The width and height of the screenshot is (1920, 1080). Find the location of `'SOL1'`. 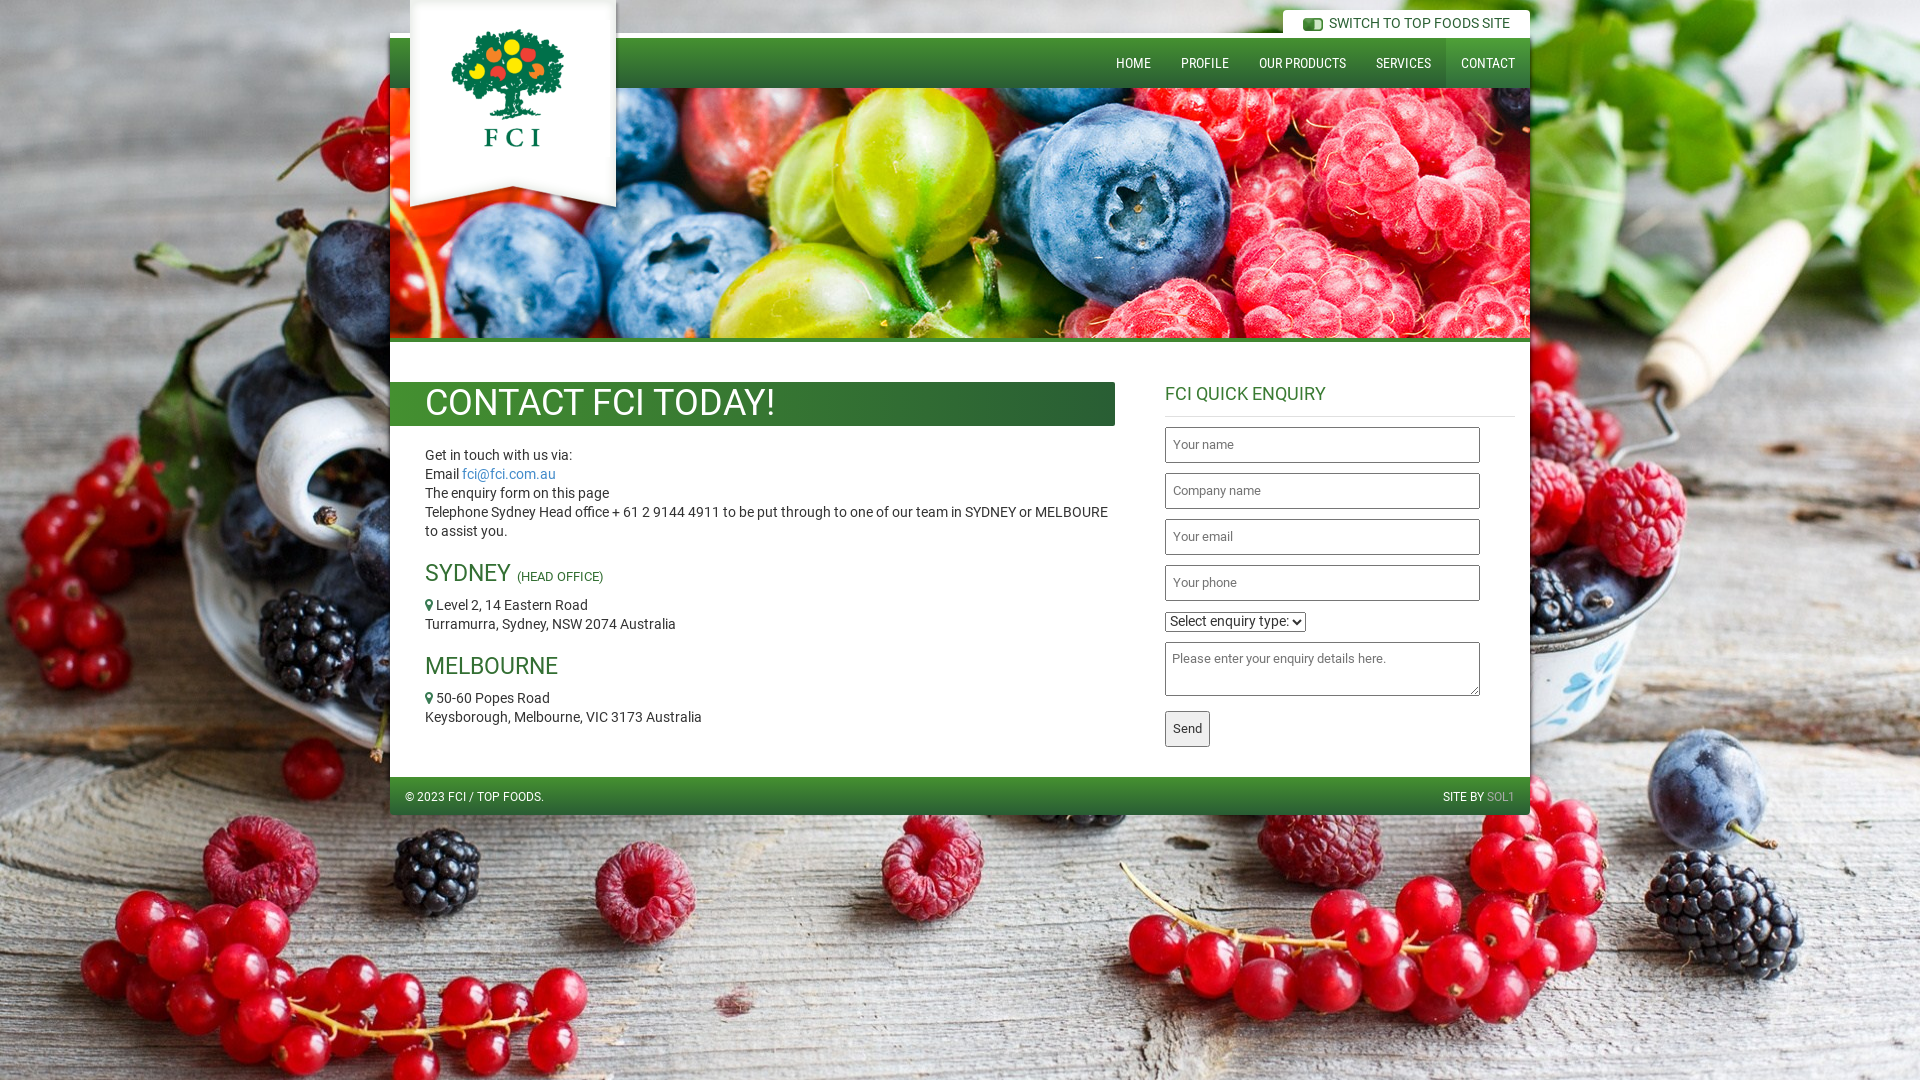

'SOL1' is located at coordinates (1501, 796).